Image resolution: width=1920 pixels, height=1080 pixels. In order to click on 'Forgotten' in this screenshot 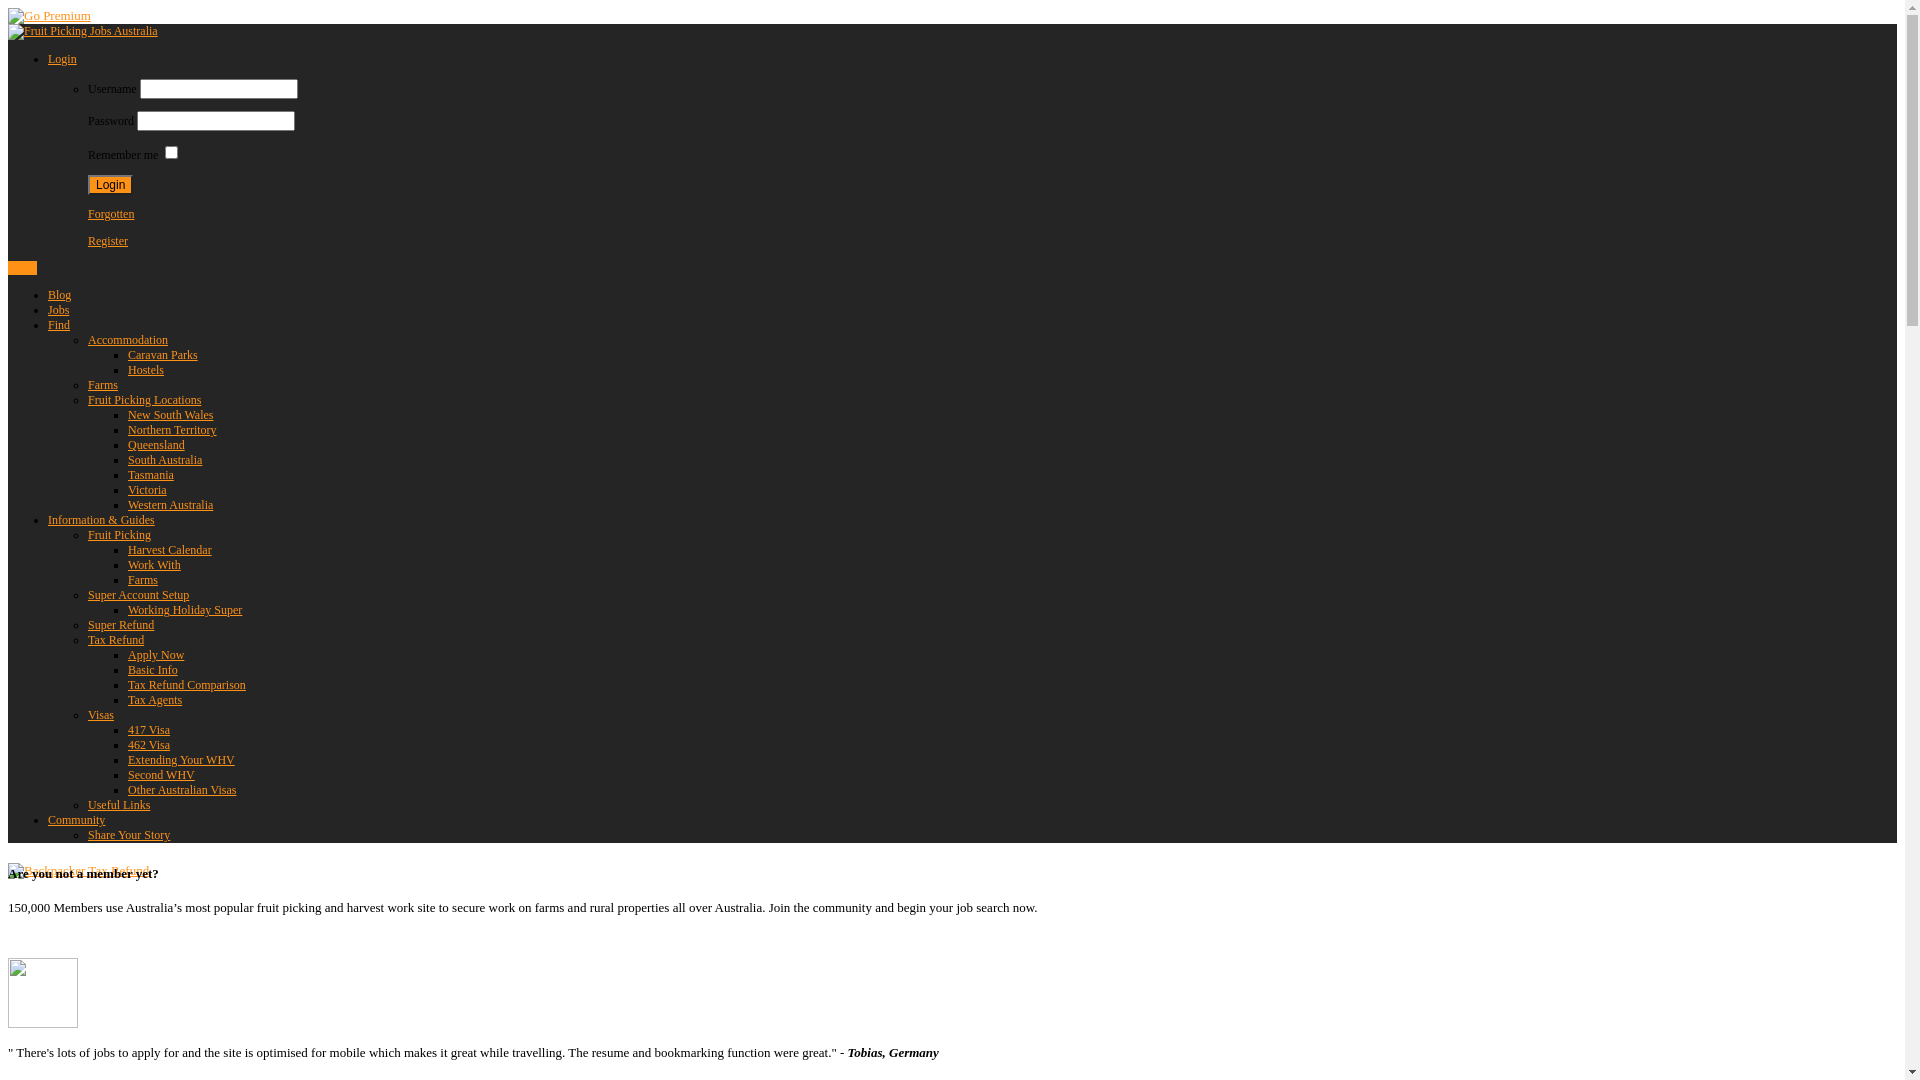, I will do `click(86, 213)`.